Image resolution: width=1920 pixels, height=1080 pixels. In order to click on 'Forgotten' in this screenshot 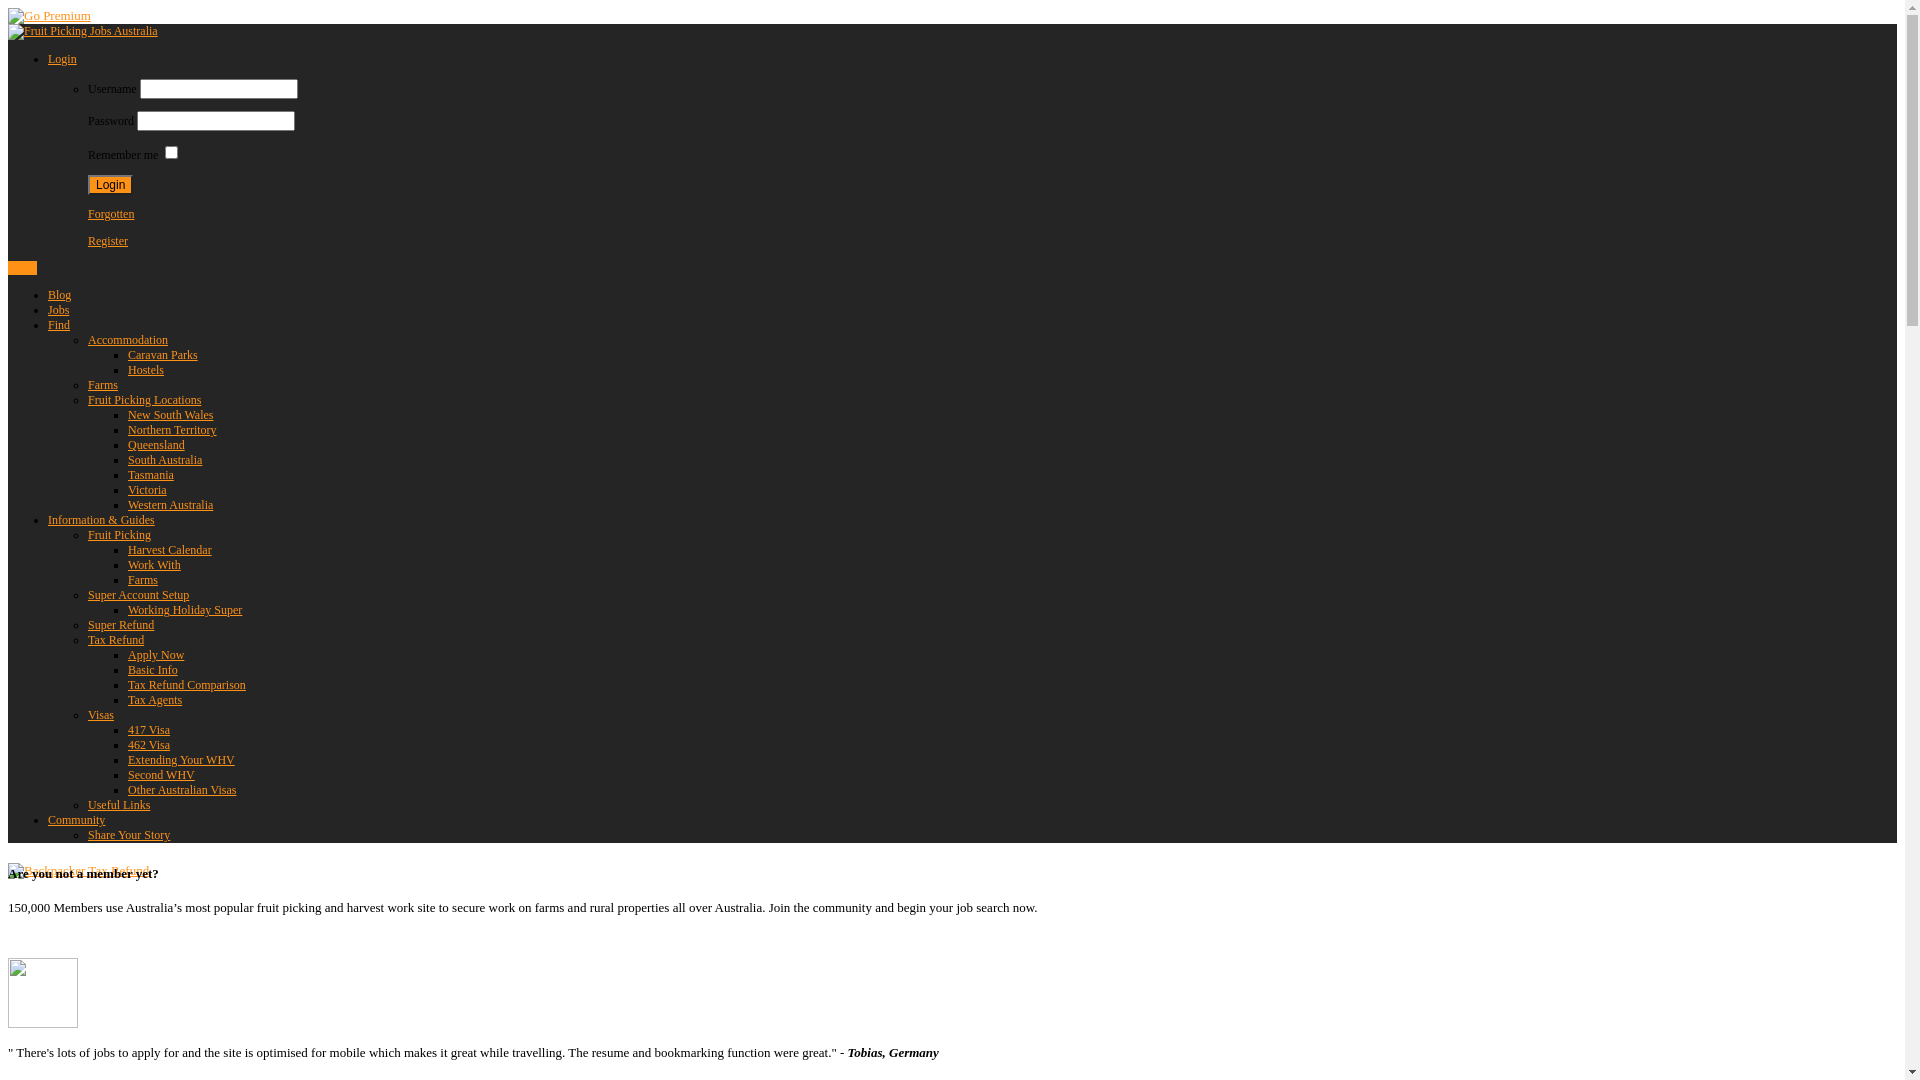, I will do `click(86, 213)`.